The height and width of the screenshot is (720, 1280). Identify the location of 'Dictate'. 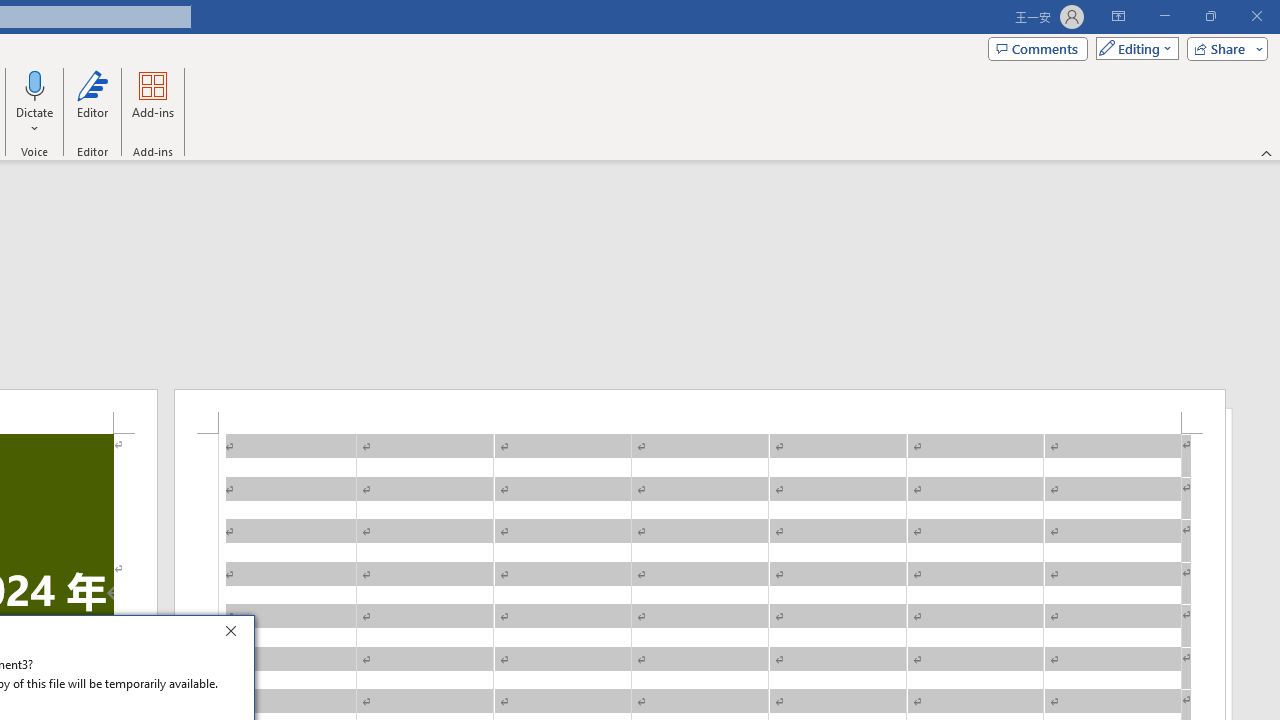
(35, 103).